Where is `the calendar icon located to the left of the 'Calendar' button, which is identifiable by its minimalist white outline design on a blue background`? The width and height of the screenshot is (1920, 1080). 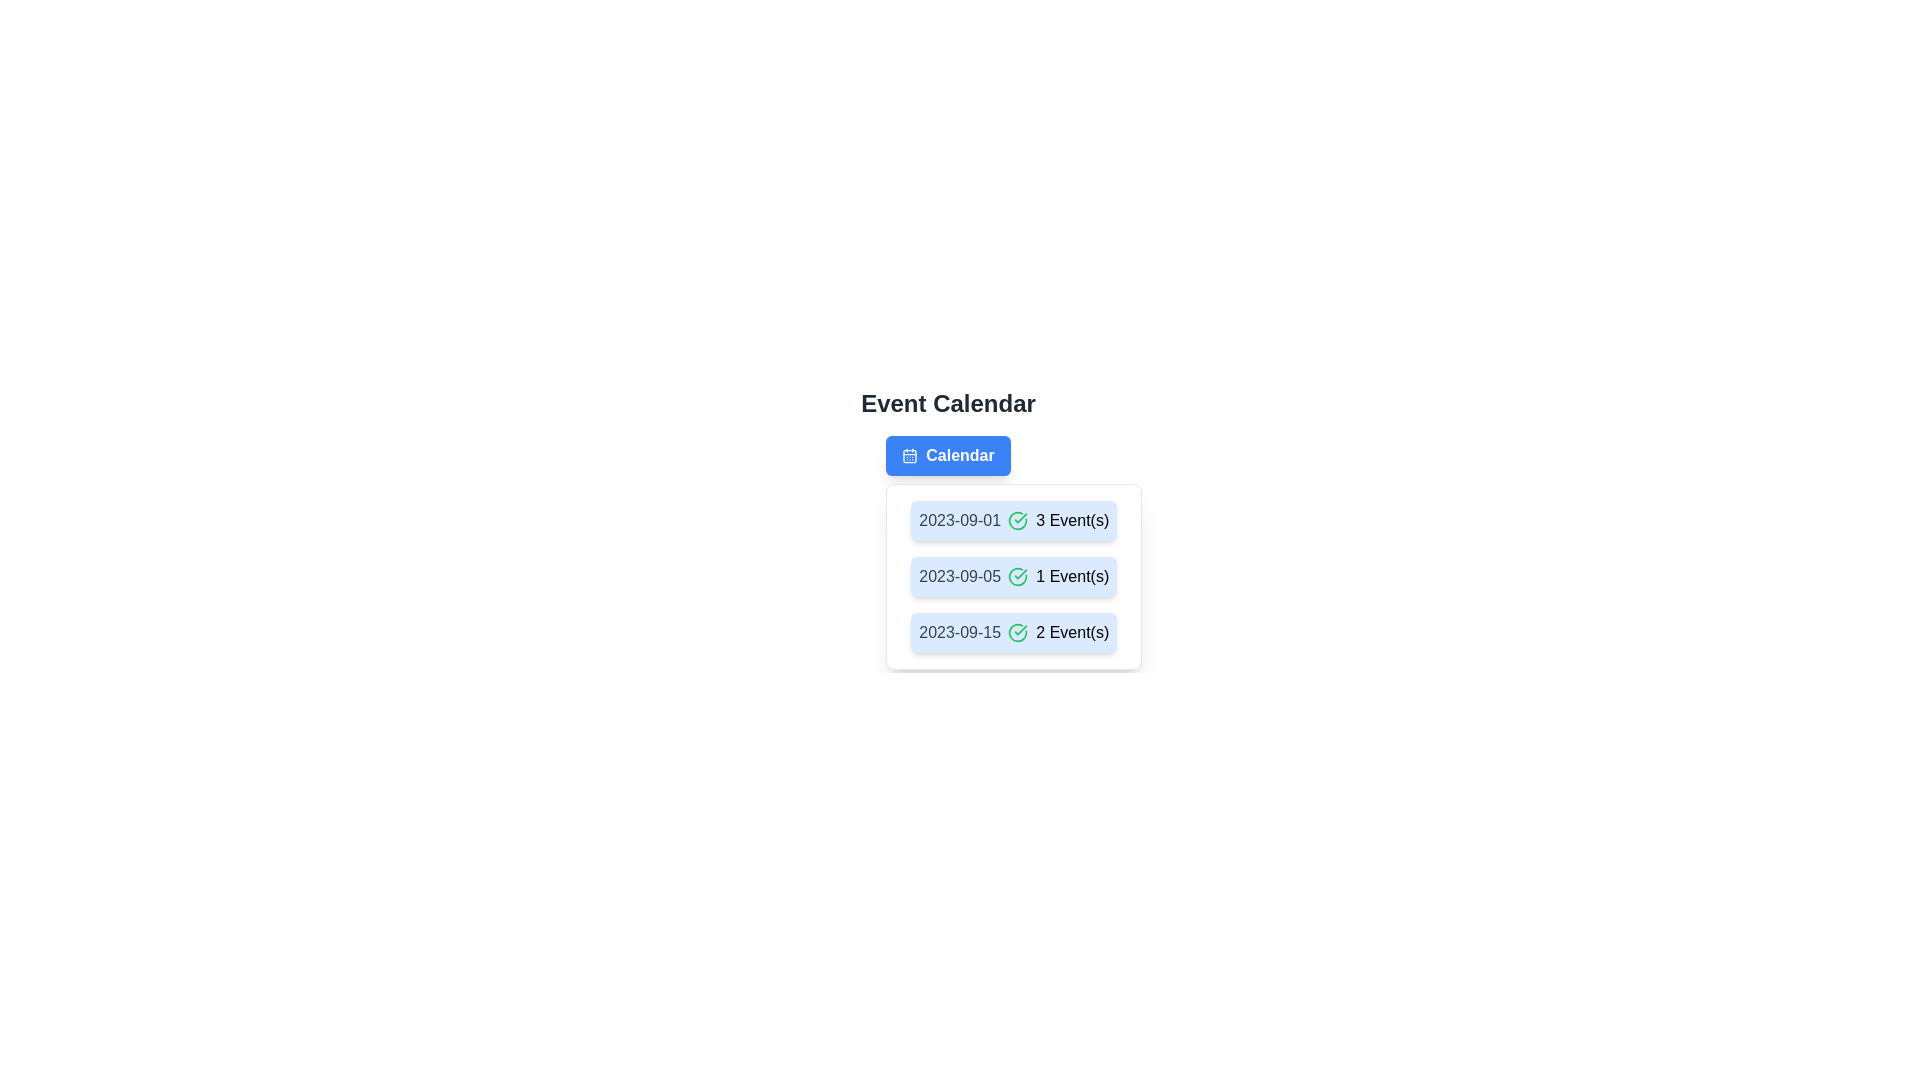
the calendar icon located to the left of the 'Calendar' button, which is identifiable by its minimalist white outline design on a blue background is located at coordinates (909, 455).